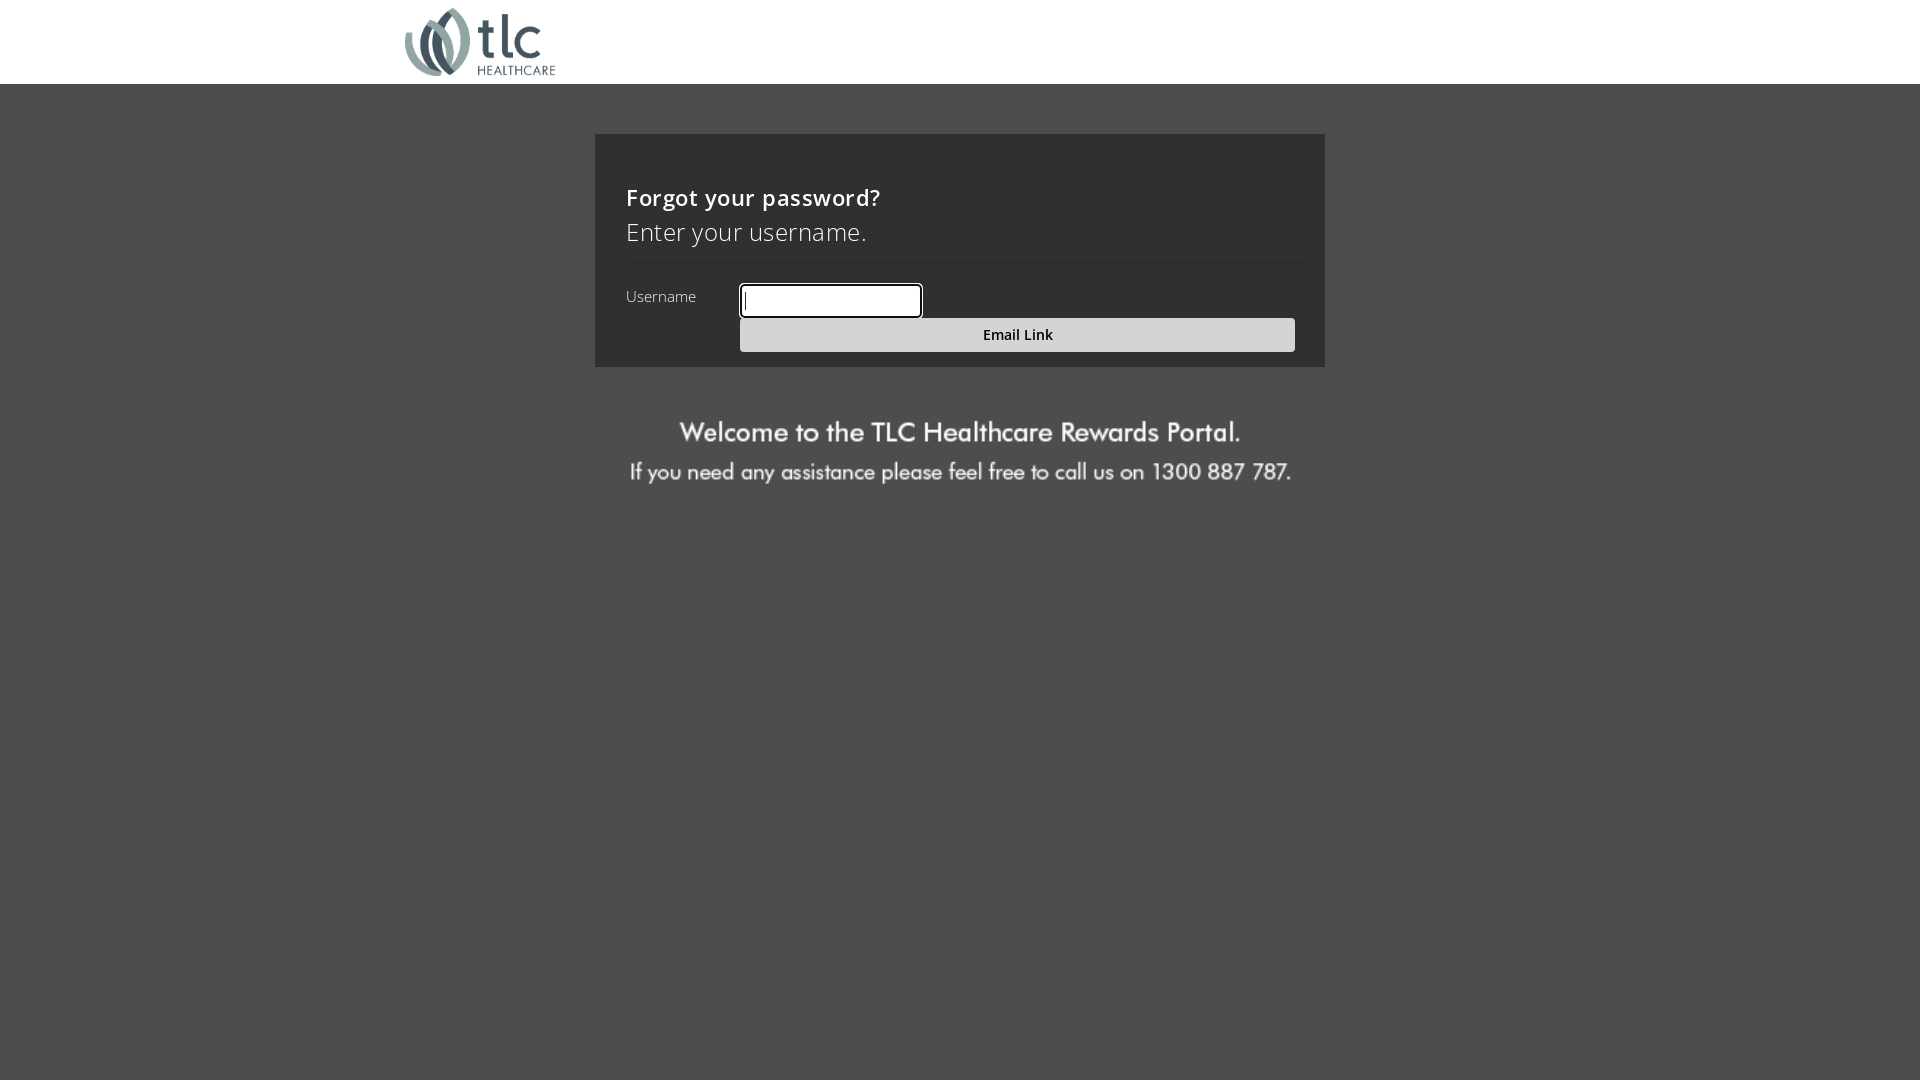  Describe the element at coordinates (1017, 334) in the screenshot. I see `'Email Link'` at that location.